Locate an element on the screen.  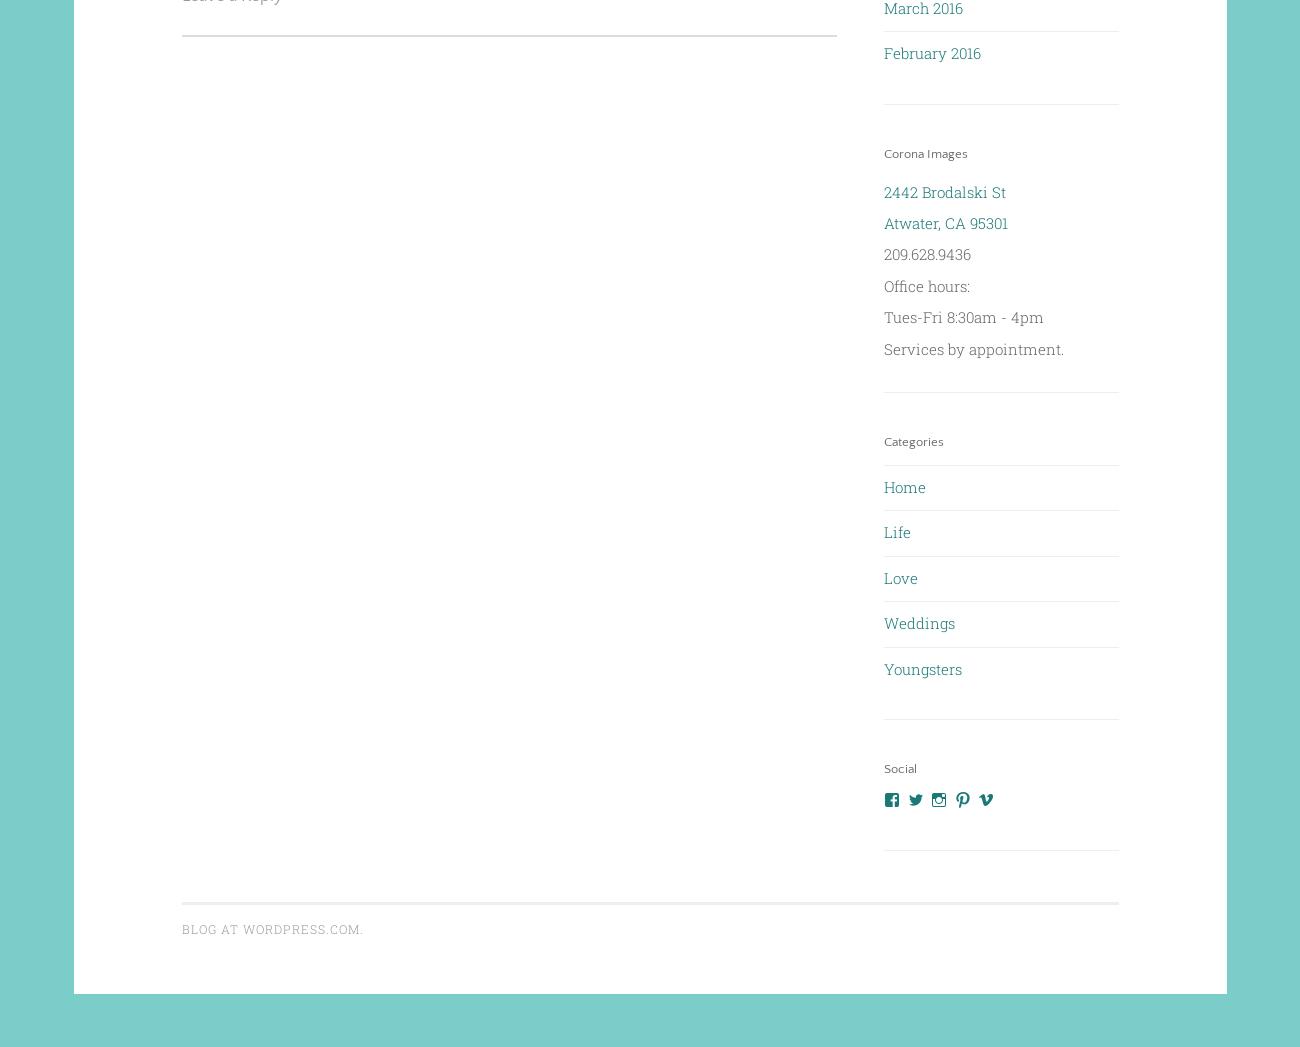
'Youngsters' is located at coordinates (883, 666).